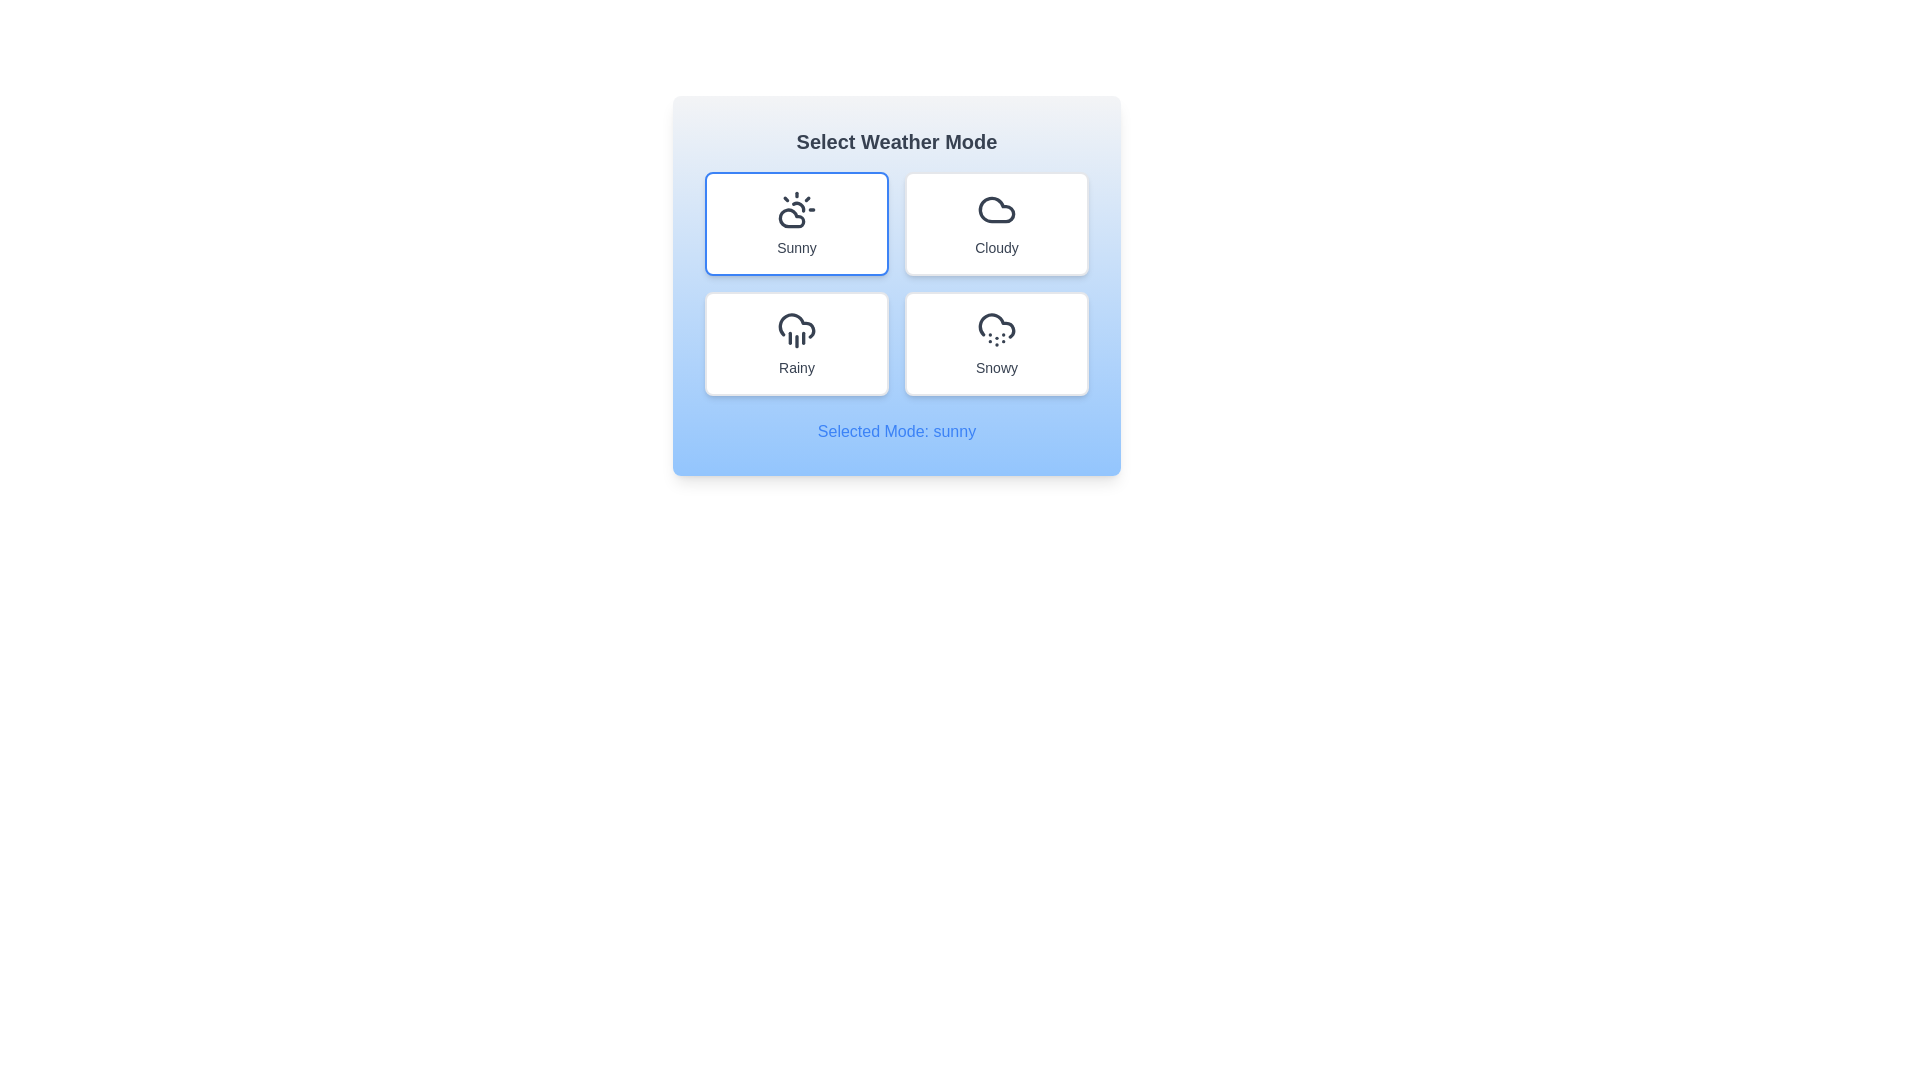 This screenshot has width=1920, height=1080. Describe the element at coordinates (795, 342) in the screenshot. I see `the weather mode button labeled Rainy` at that location.